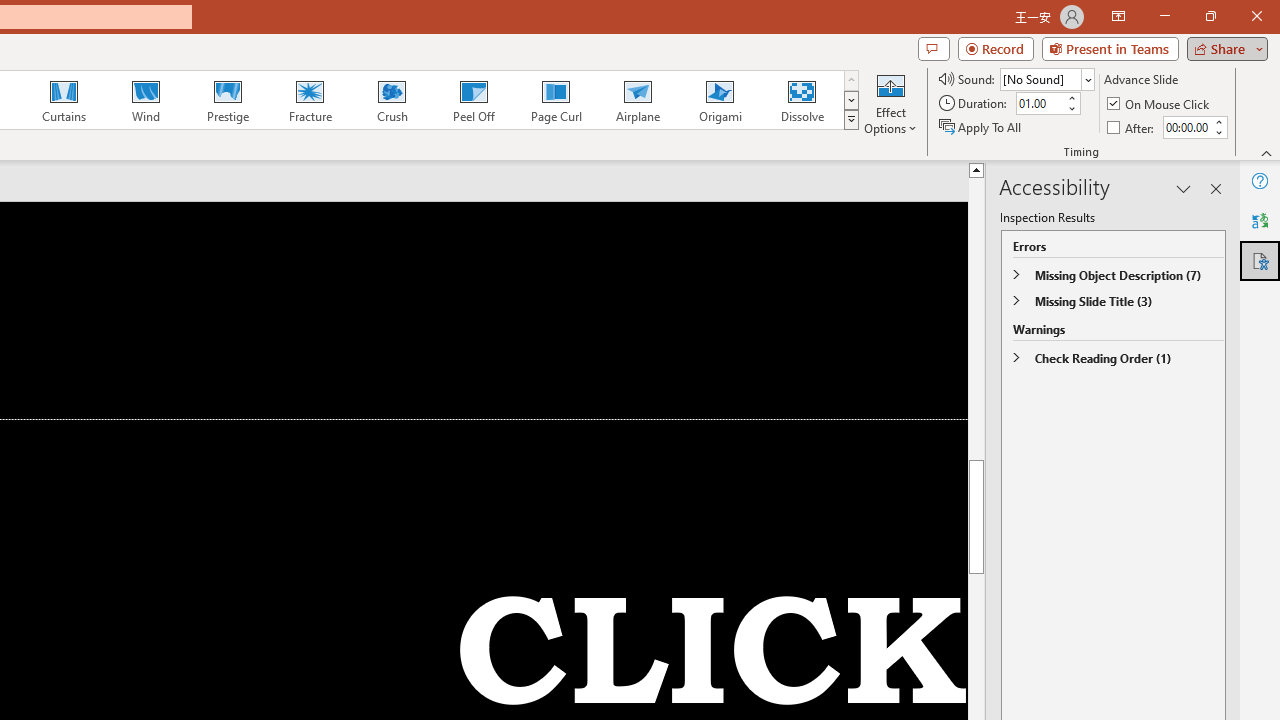 The width and height of the screenshot is (1280, 720). Describe the element at coordinates (851, 120) in the screenshot. I see `'Transition Effects'` at that location.